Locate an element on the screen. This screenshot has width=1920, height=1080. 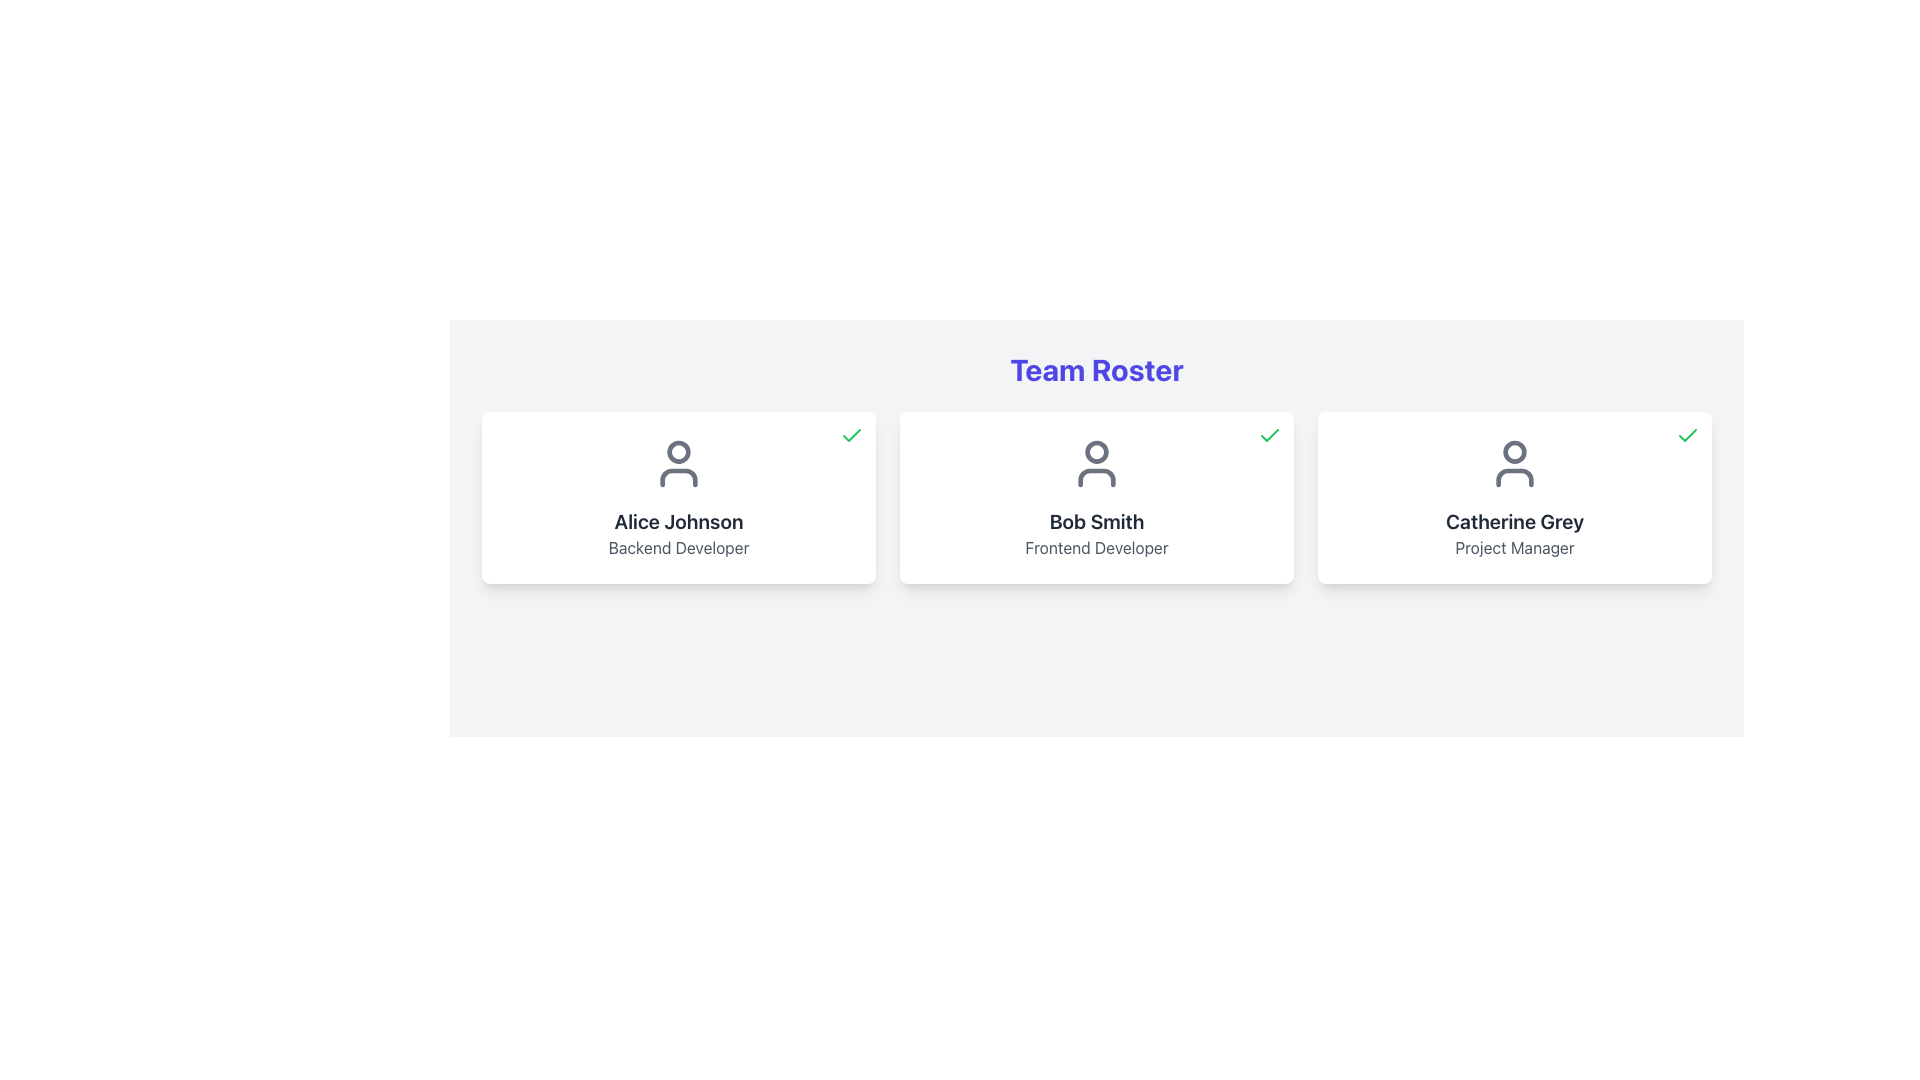
the status indicator icon located at the top-right corner of the Catherine Grey profile card, which is the rightmost of three similar cards is located at coordinates (1687, 434).